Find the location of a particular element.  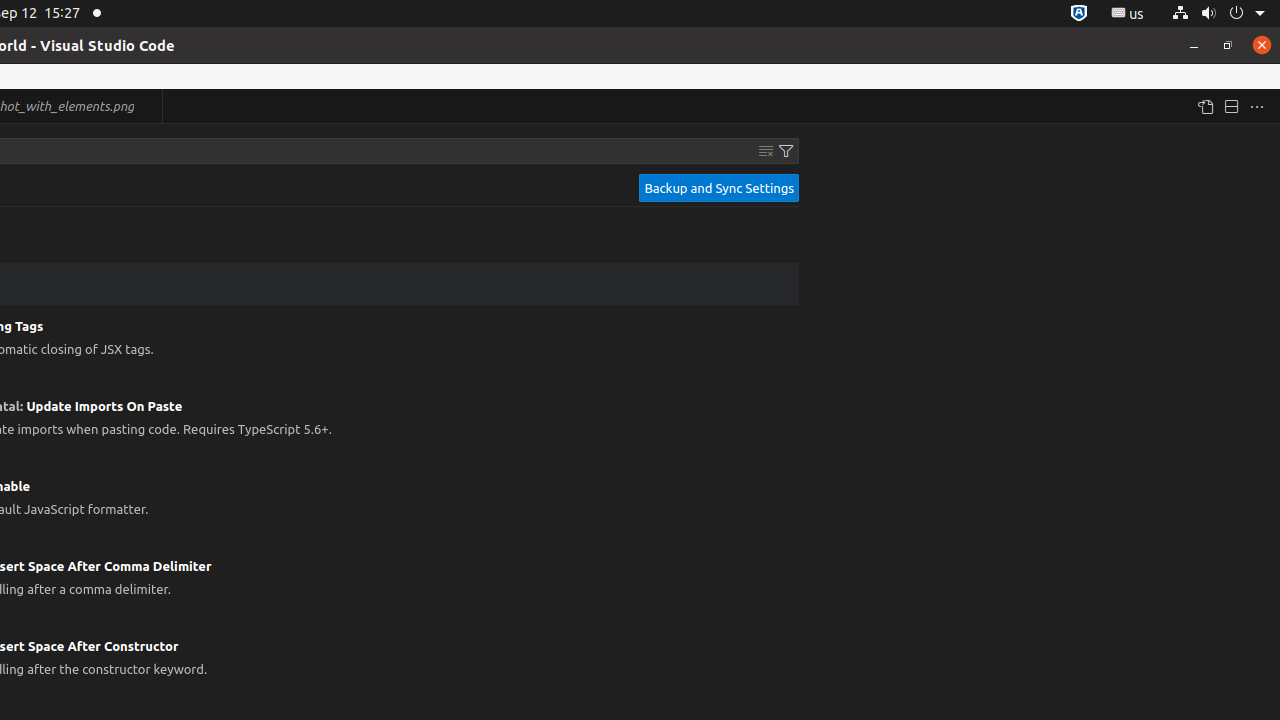

'Filter Settings' is located at coordinates (785, 149).